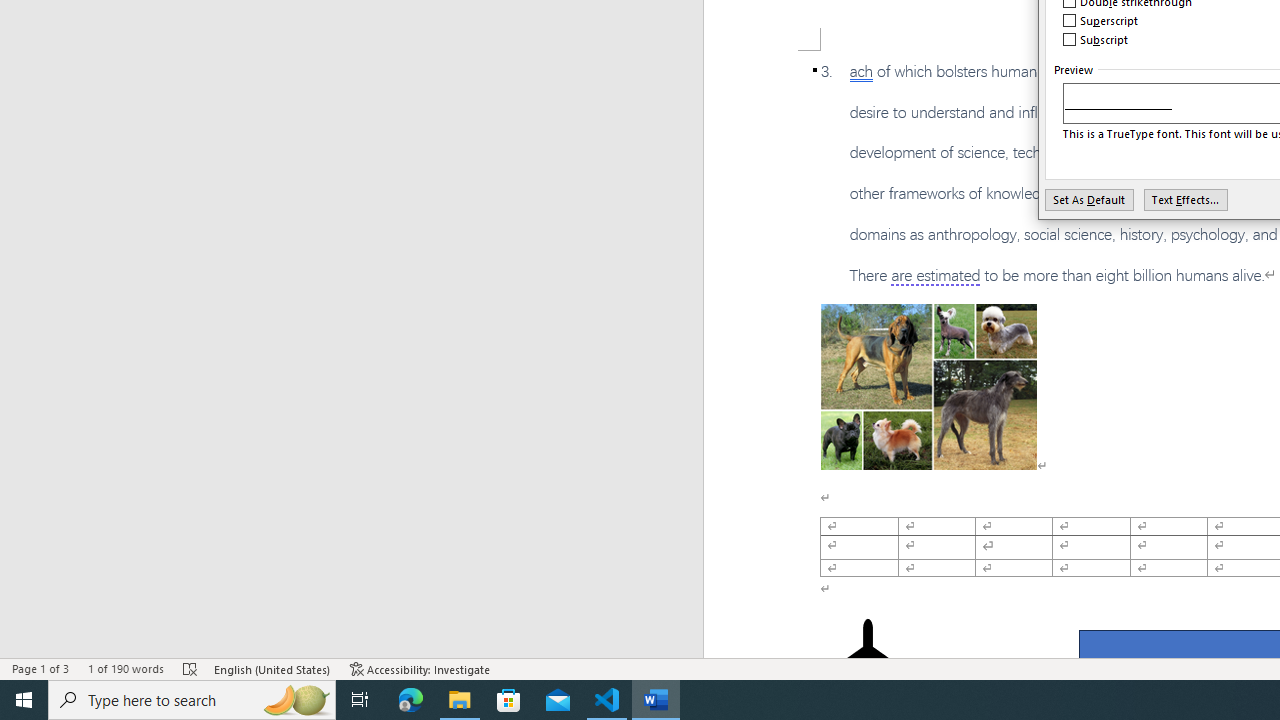 The width and height of the screenshot is (1280, 720). Describe the element at coordinates (359, 698) in the screenshot. I see `'Task View'` at that location.